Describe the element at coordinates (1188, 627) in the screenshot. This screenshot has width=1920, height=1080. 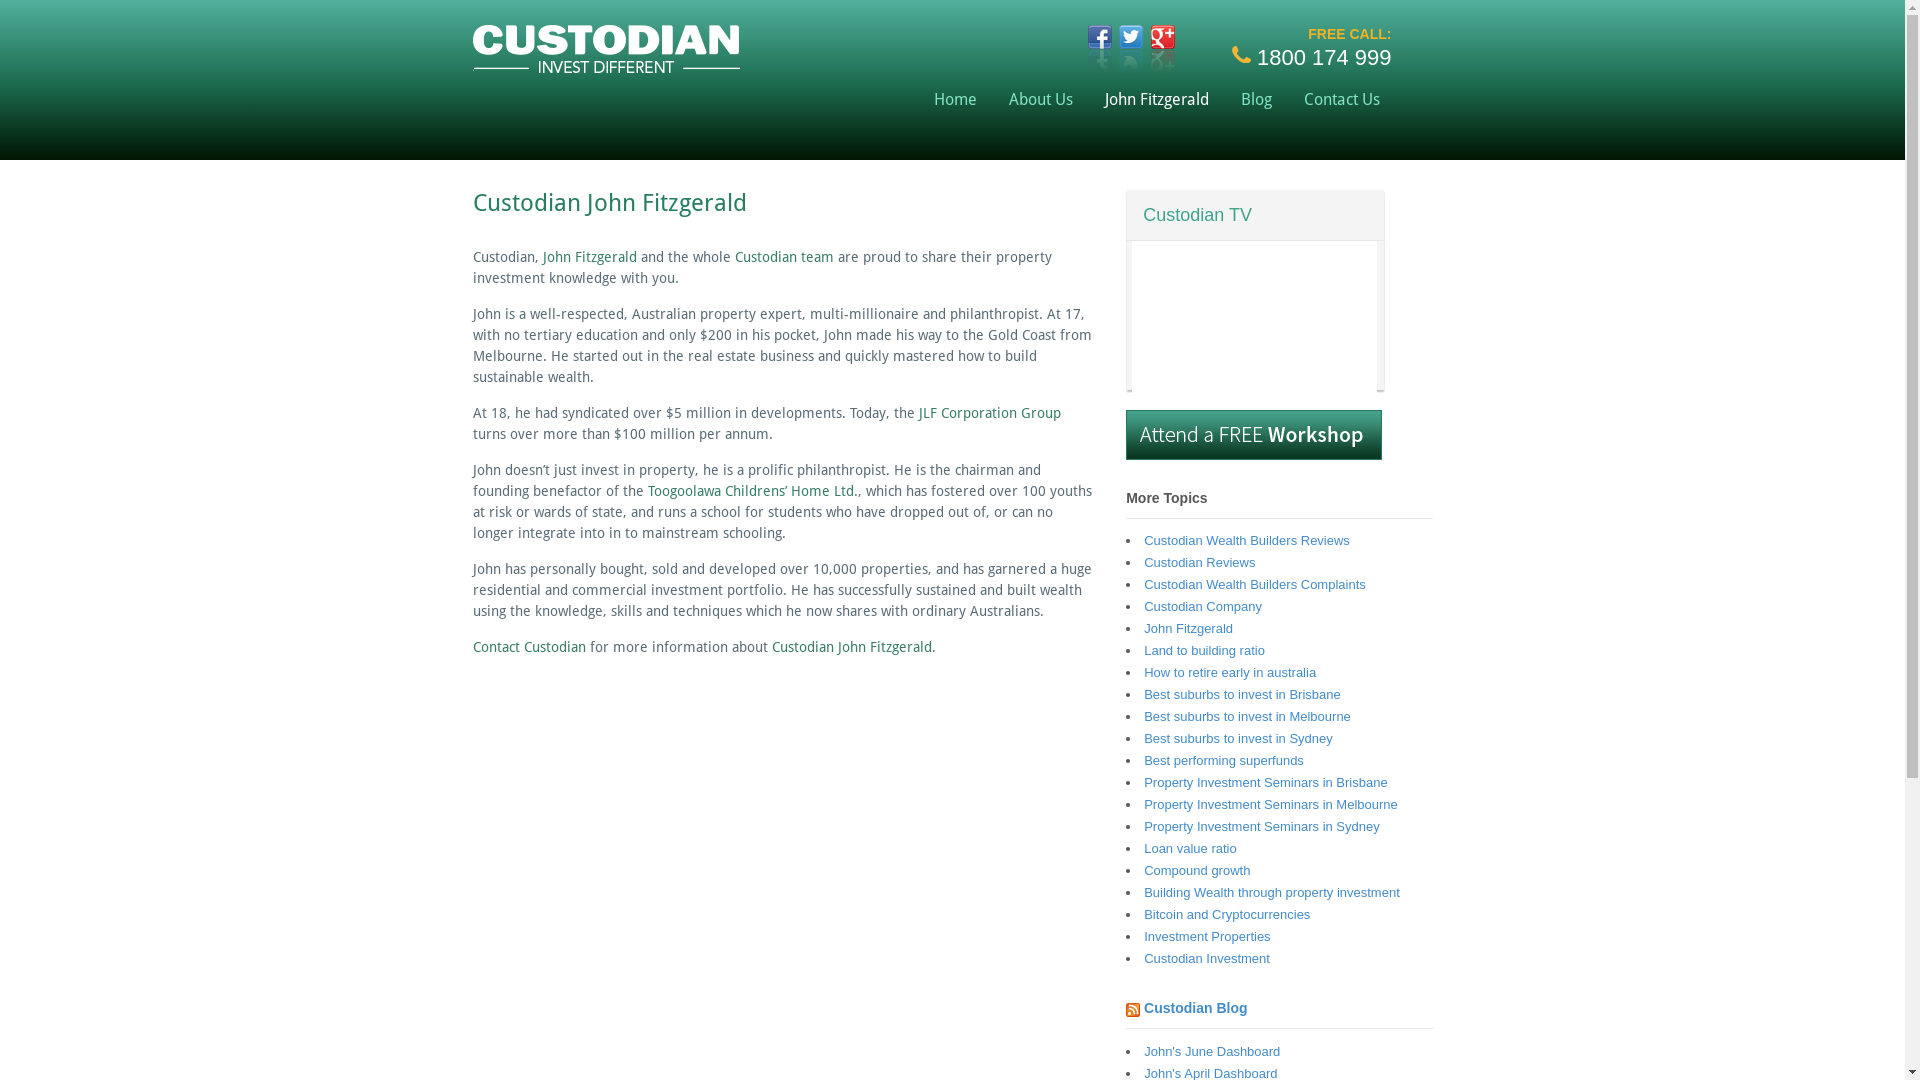
I see `'John Fitzgerald'` at that location.